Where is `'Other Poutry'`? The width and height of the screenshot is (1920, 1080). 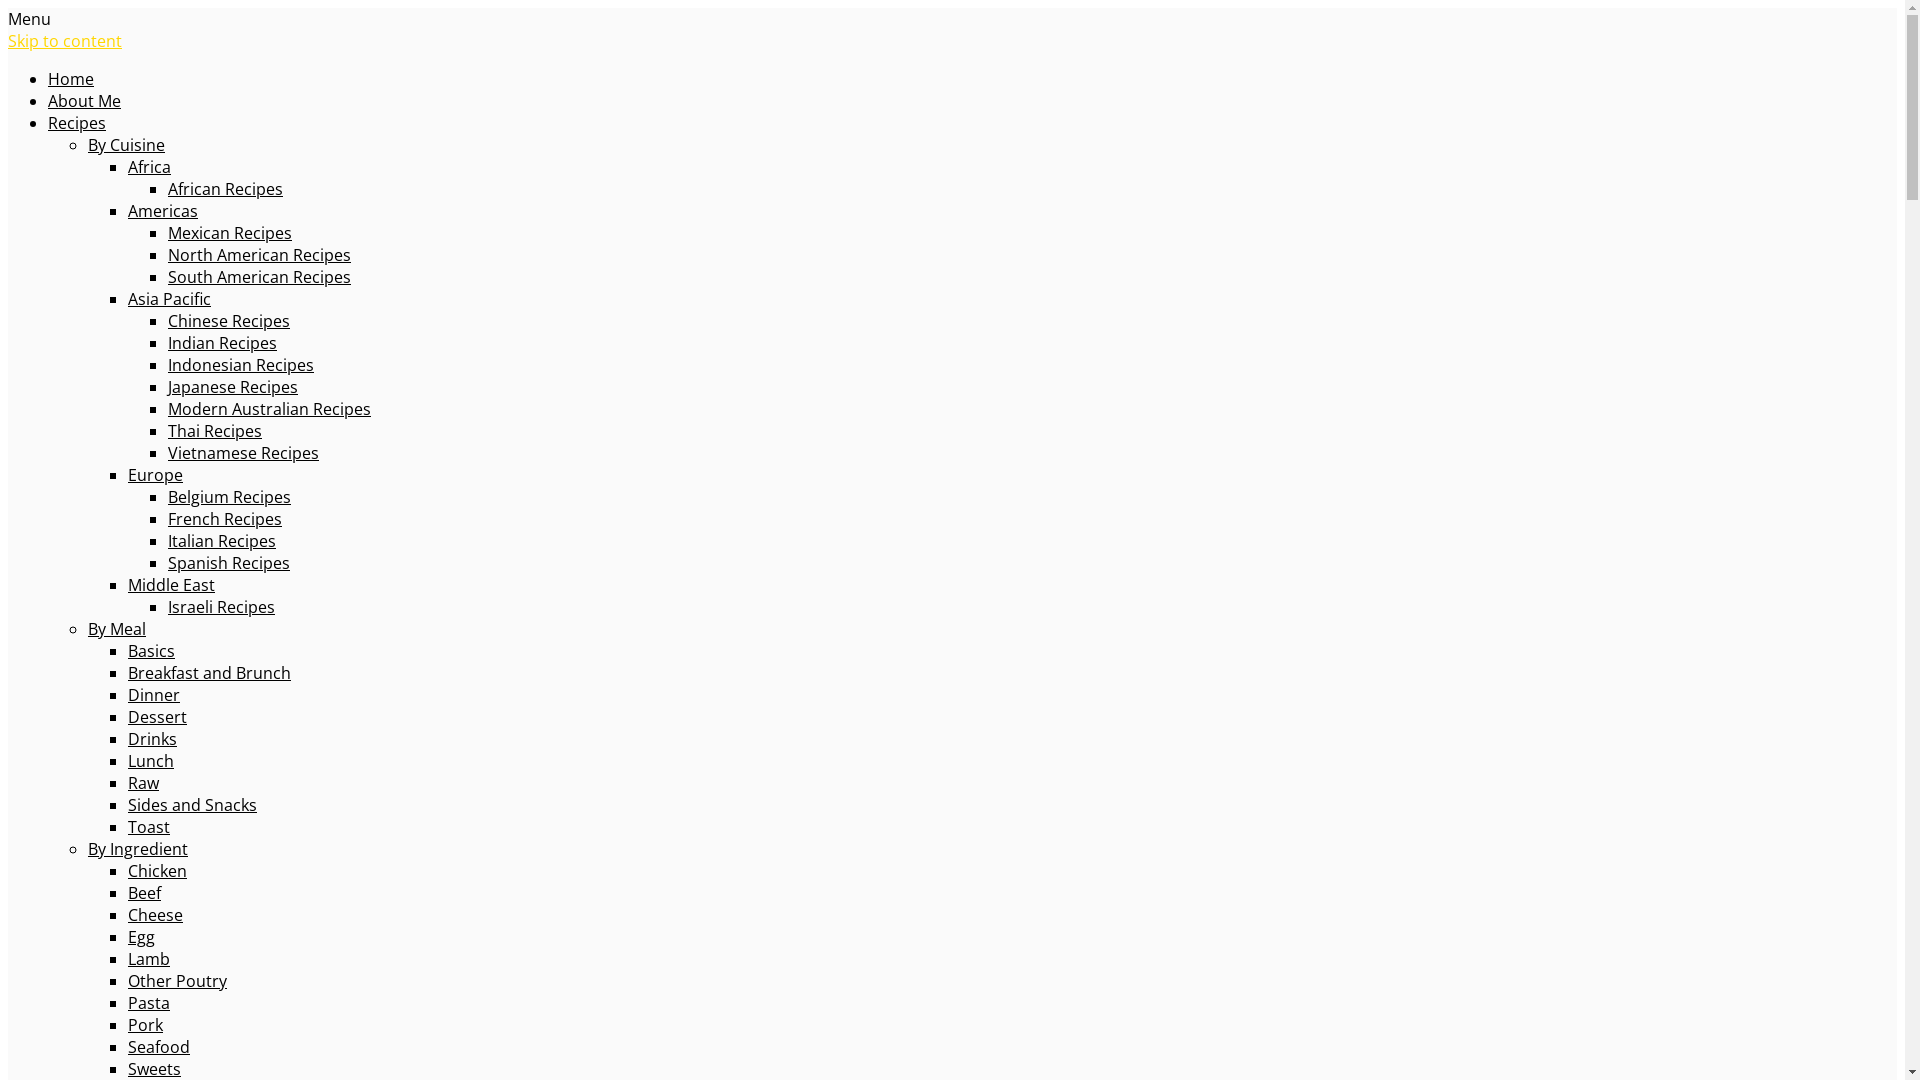
'Other Poutry' is located at coordinates (177, 979).